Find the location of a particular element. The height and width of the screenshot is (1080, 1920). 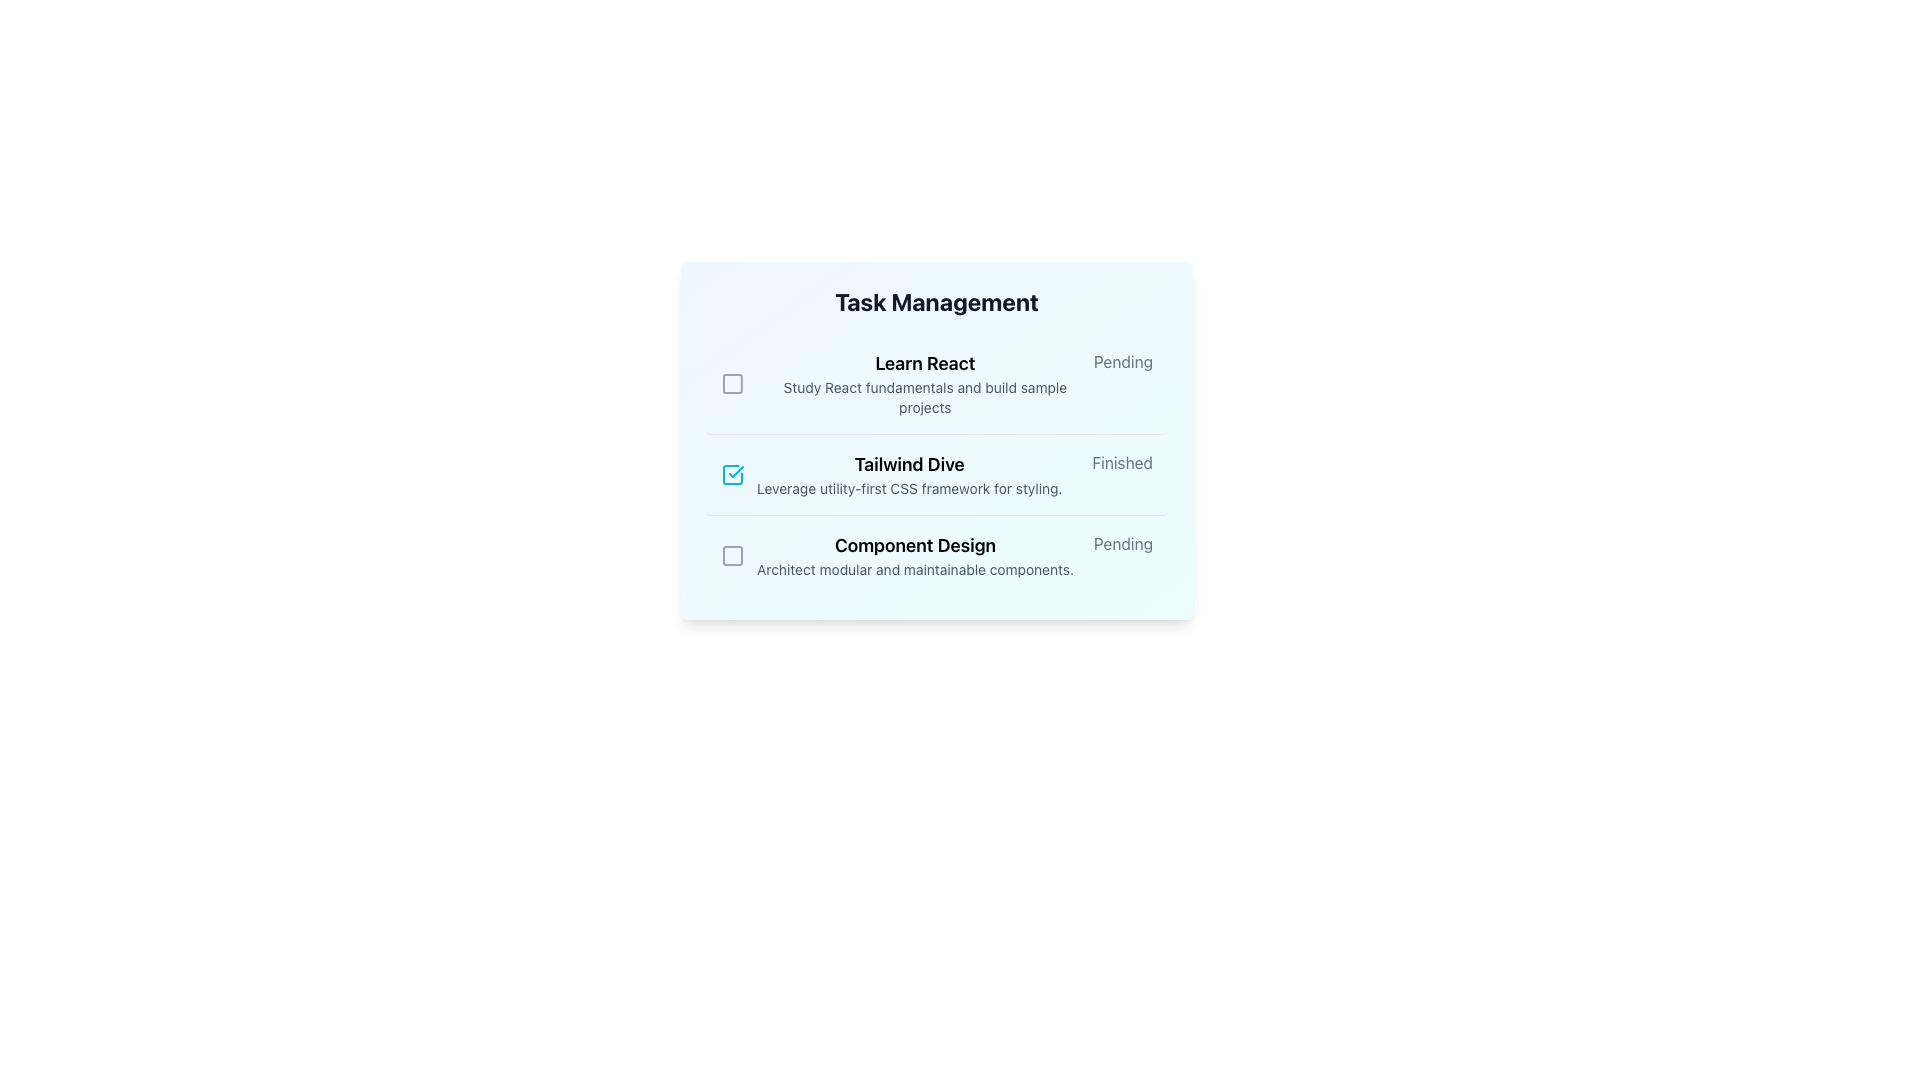

the 'Learn React' Text Block, which is a highlighted block of text in the 'Task Management' section that features a bold title and a descriptive text is located at coordinates (924, 384).